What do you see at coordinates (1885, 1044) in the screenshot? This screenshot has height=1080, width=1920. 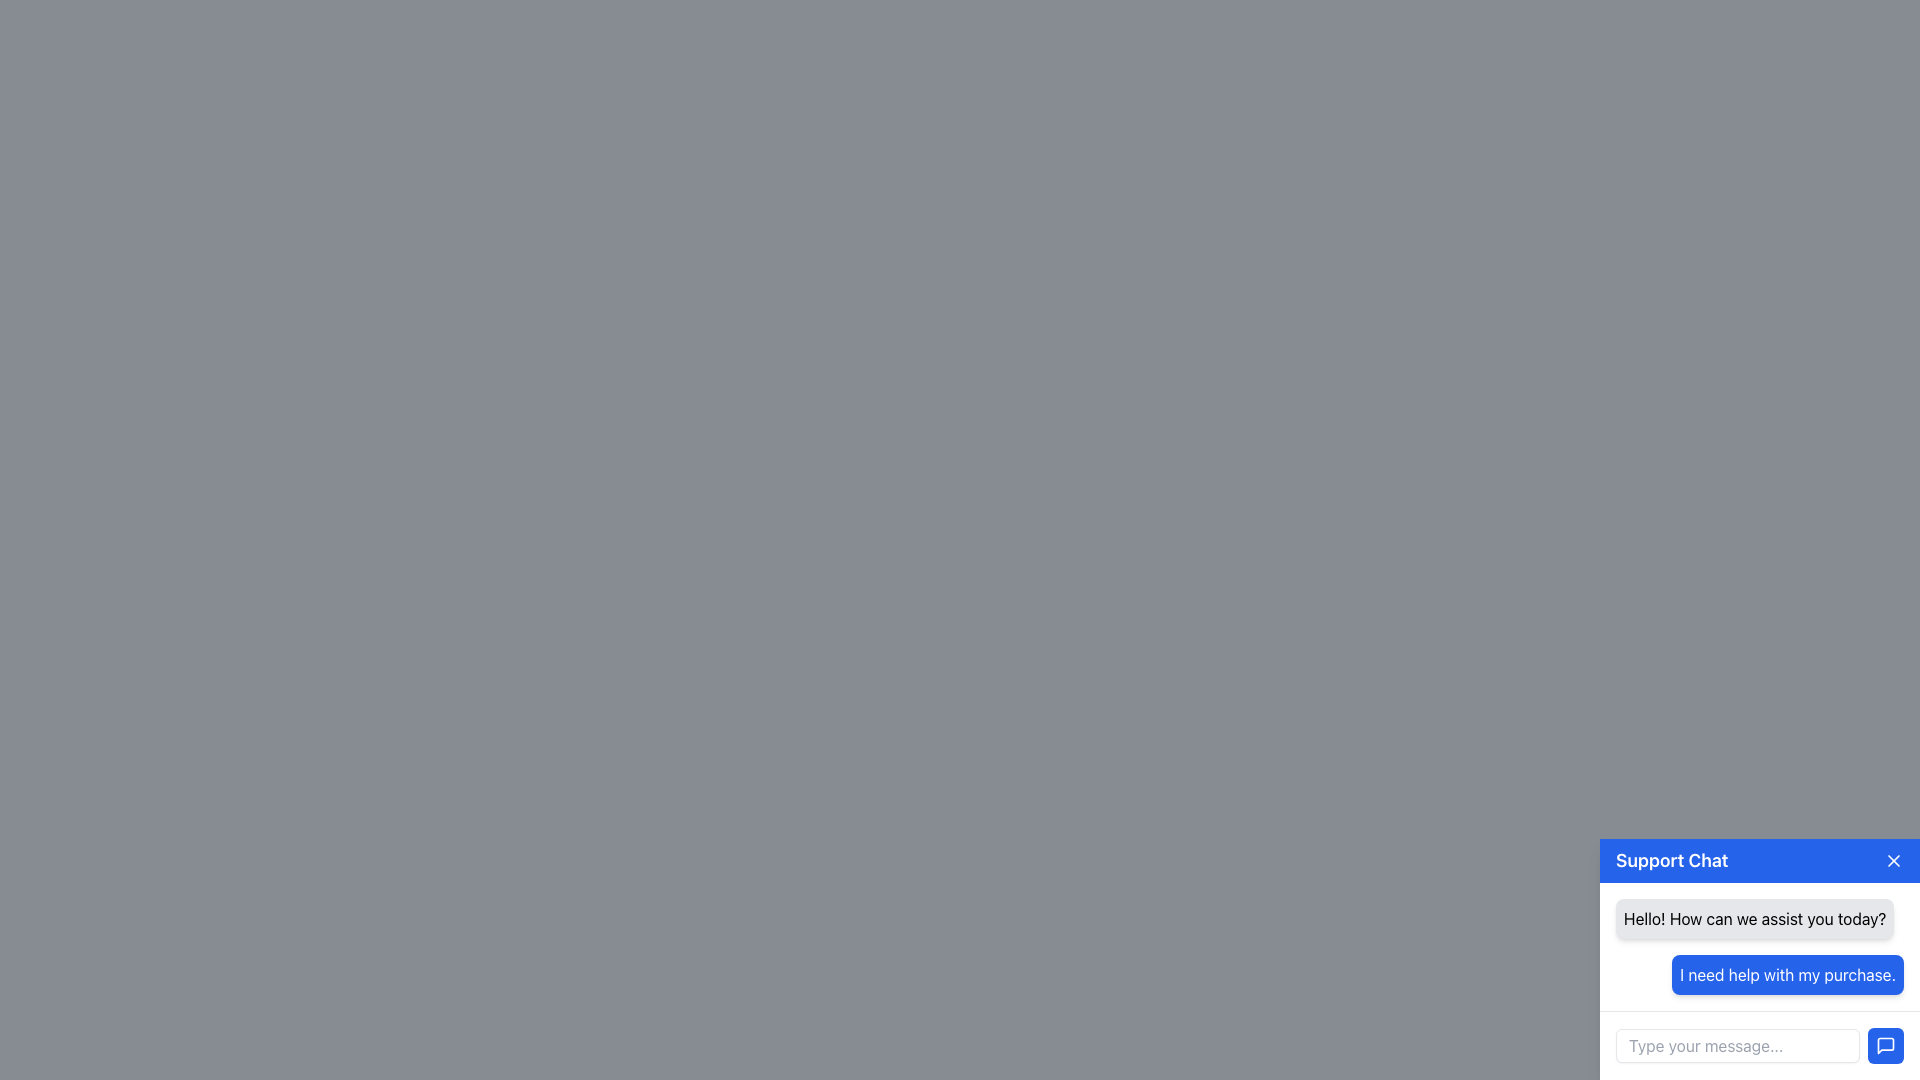 I see `the stylized speech bubble icon located at the bottom right corner of the support chat widget to interact with it` at bounding box center [1885, 1044].